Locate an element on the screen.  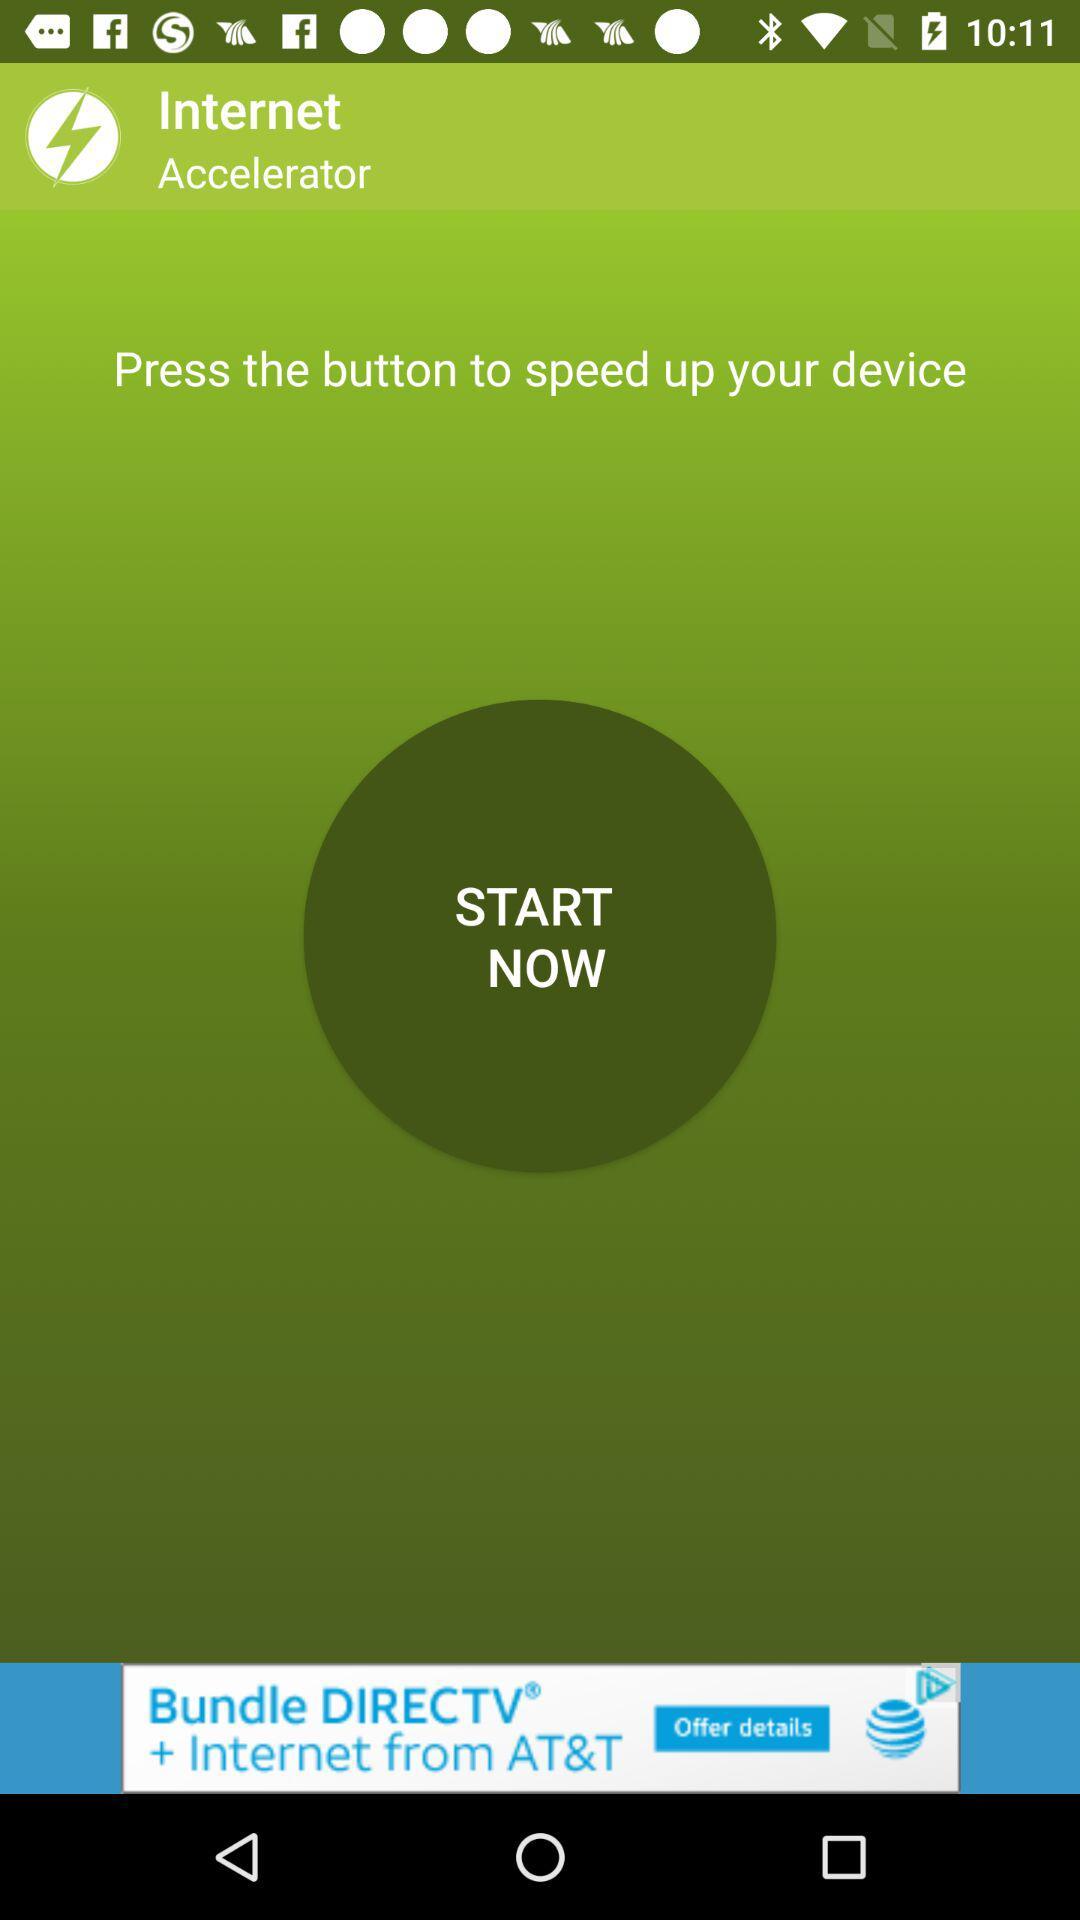
the add is located at coordinates (540, 1727).